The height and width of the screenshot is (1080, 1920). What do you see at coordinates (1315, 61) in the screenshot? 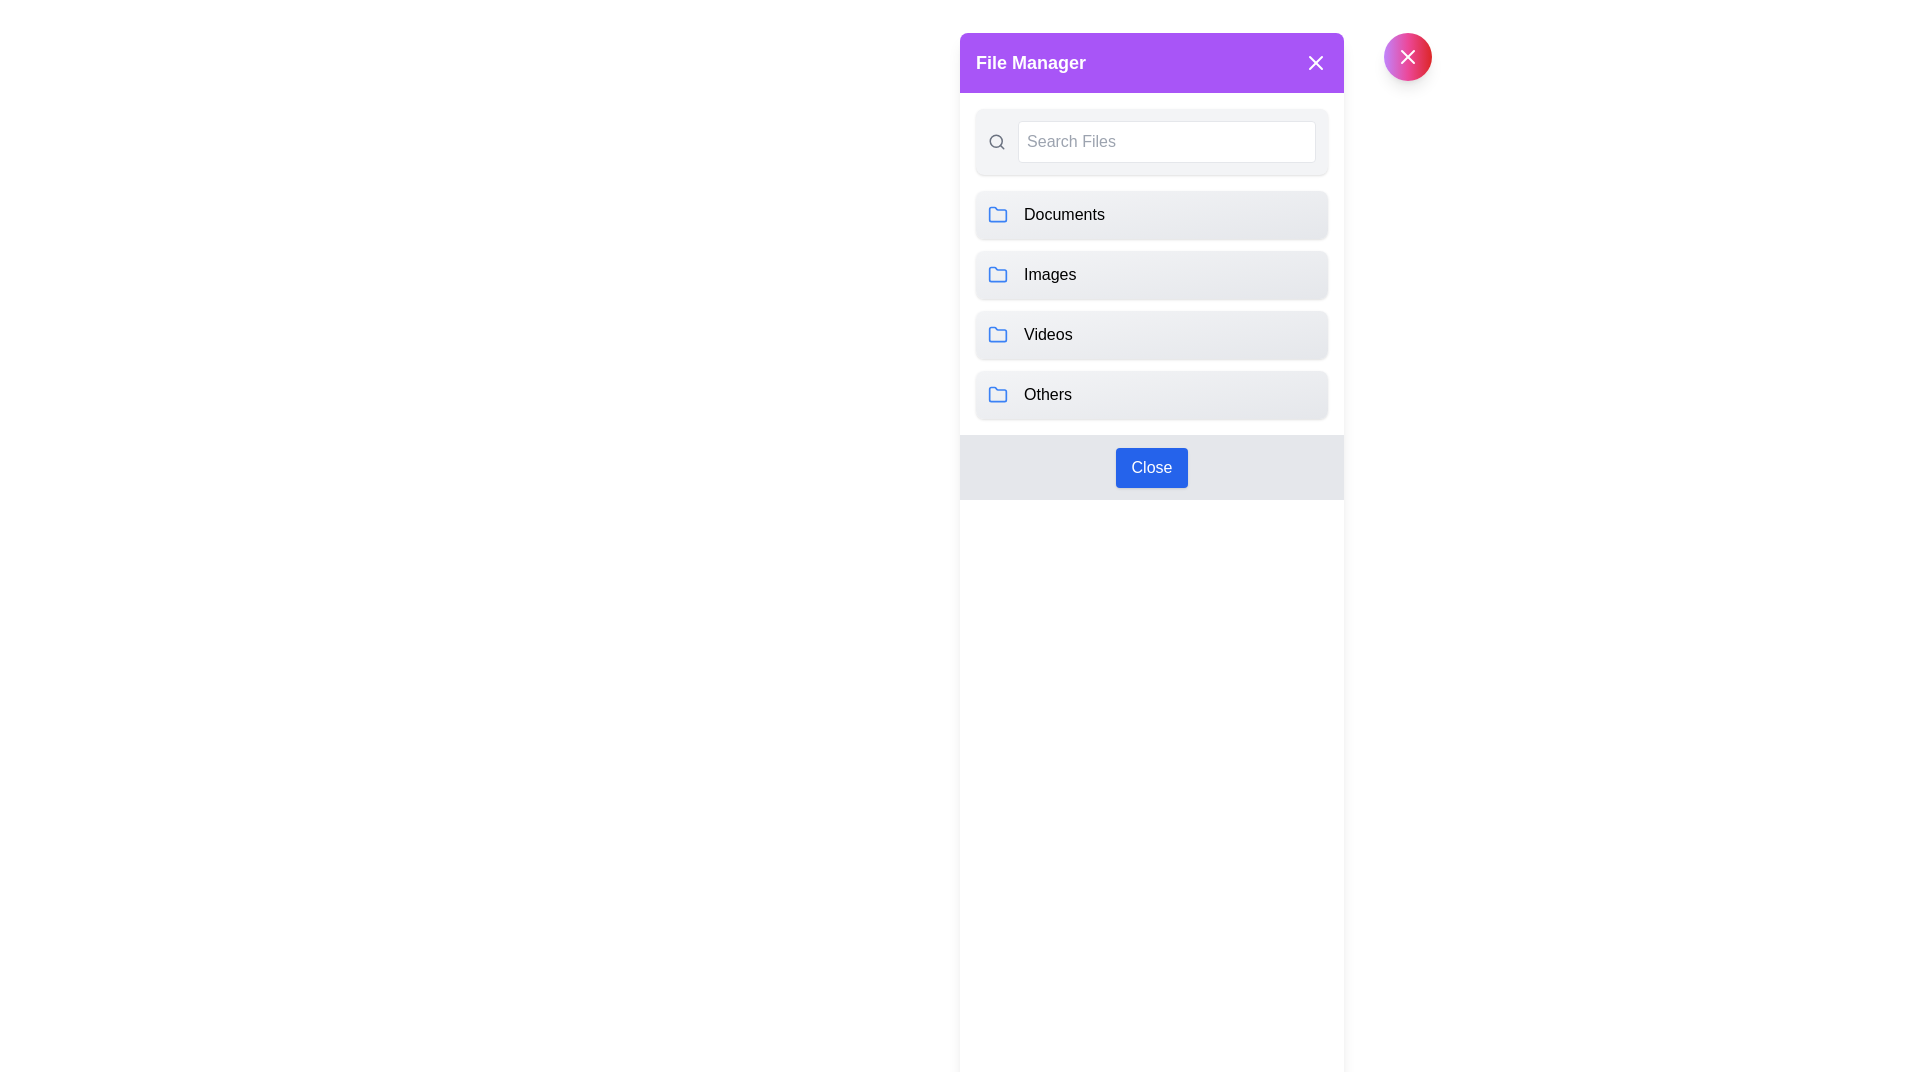
I see `the Close button icon, which is a white 'X' on a purple background, located at the top-right corner of the 'File Manager' header` at bounding box center [1315, 61].